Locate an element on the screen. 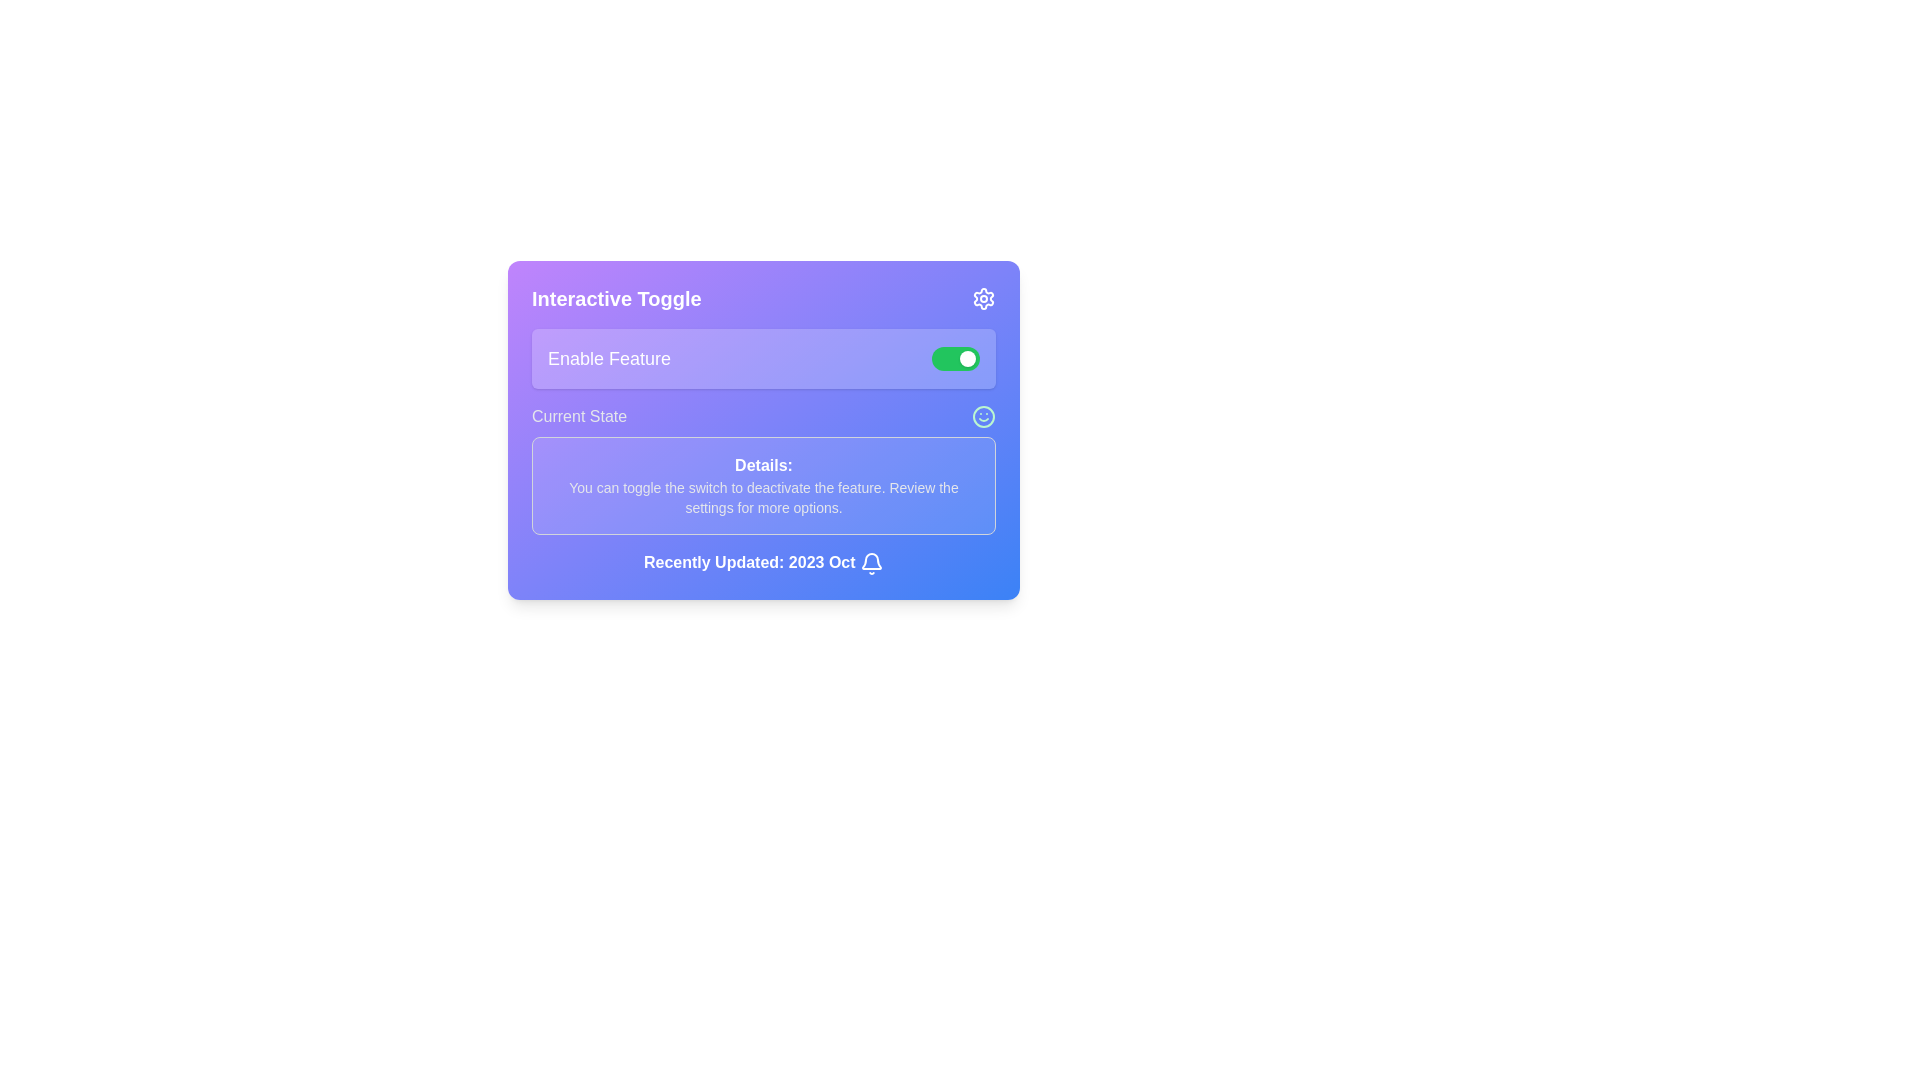 The height and width of the screenshot is (1080, 1920). the Information card that contains the heading 'Details:' and the description about toggling the switch, located in the 'Interactive Toggle' section is located at coordinates (762, 470).